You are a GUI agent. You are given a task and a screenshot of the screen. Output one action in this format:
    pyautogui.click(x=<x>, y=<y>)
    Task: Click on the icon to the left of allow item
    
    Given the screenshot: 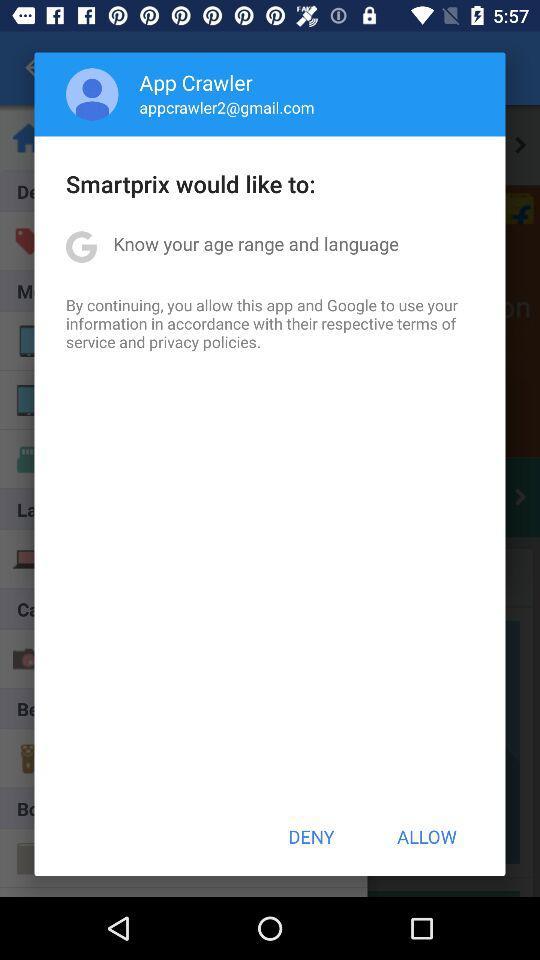 What is the action you would take?
    pyautogui.click(x=311, y=836)
    